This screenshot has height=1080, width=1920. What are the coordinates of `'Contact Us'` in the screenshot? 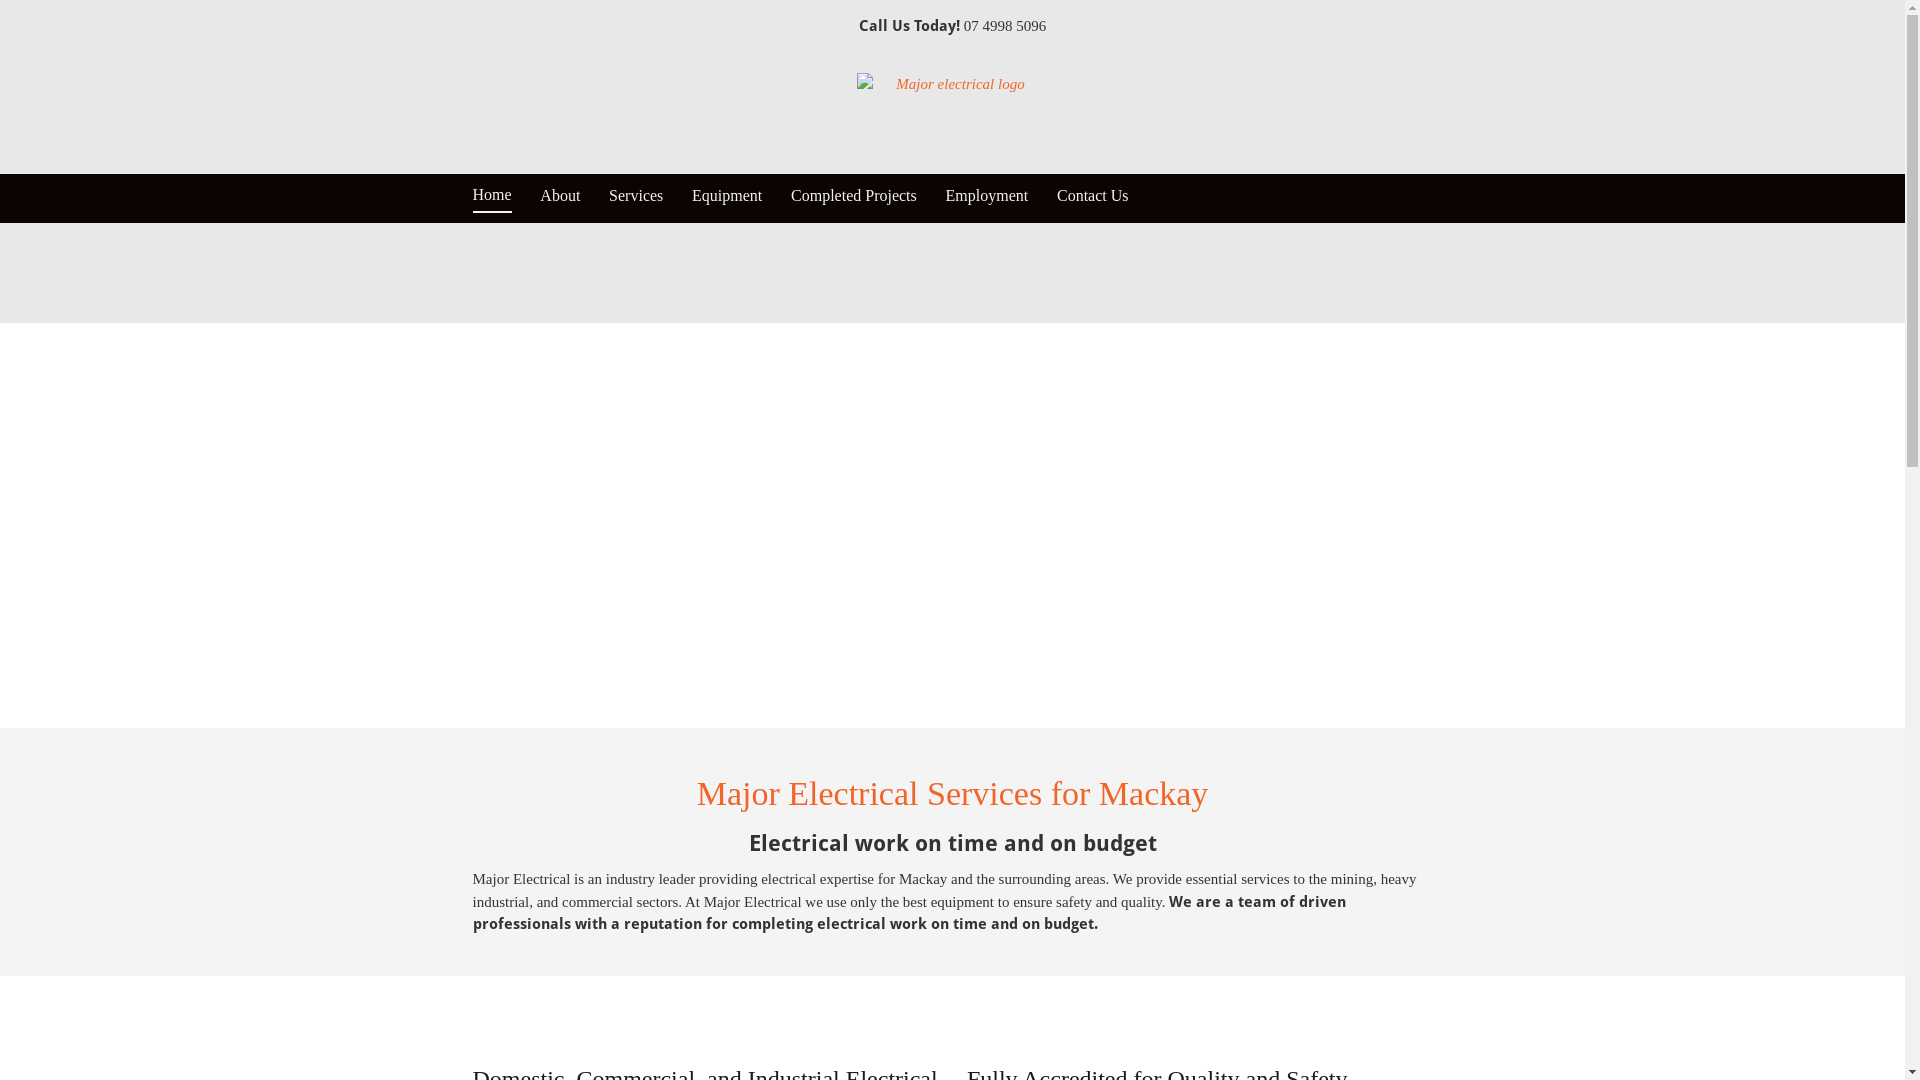 It's located at (1092, 197).